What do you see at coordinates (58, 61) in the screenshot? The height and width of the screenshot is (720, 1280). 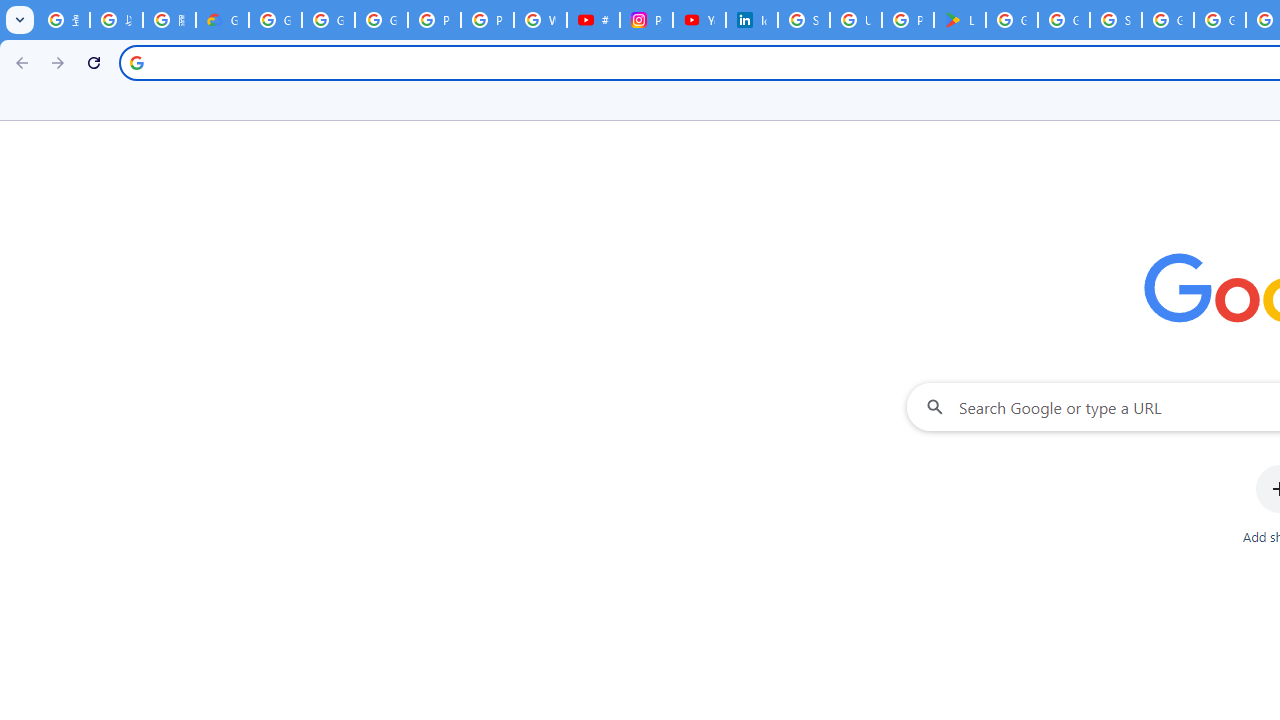 I see `'Forward'` at bounding box center [58, 61].